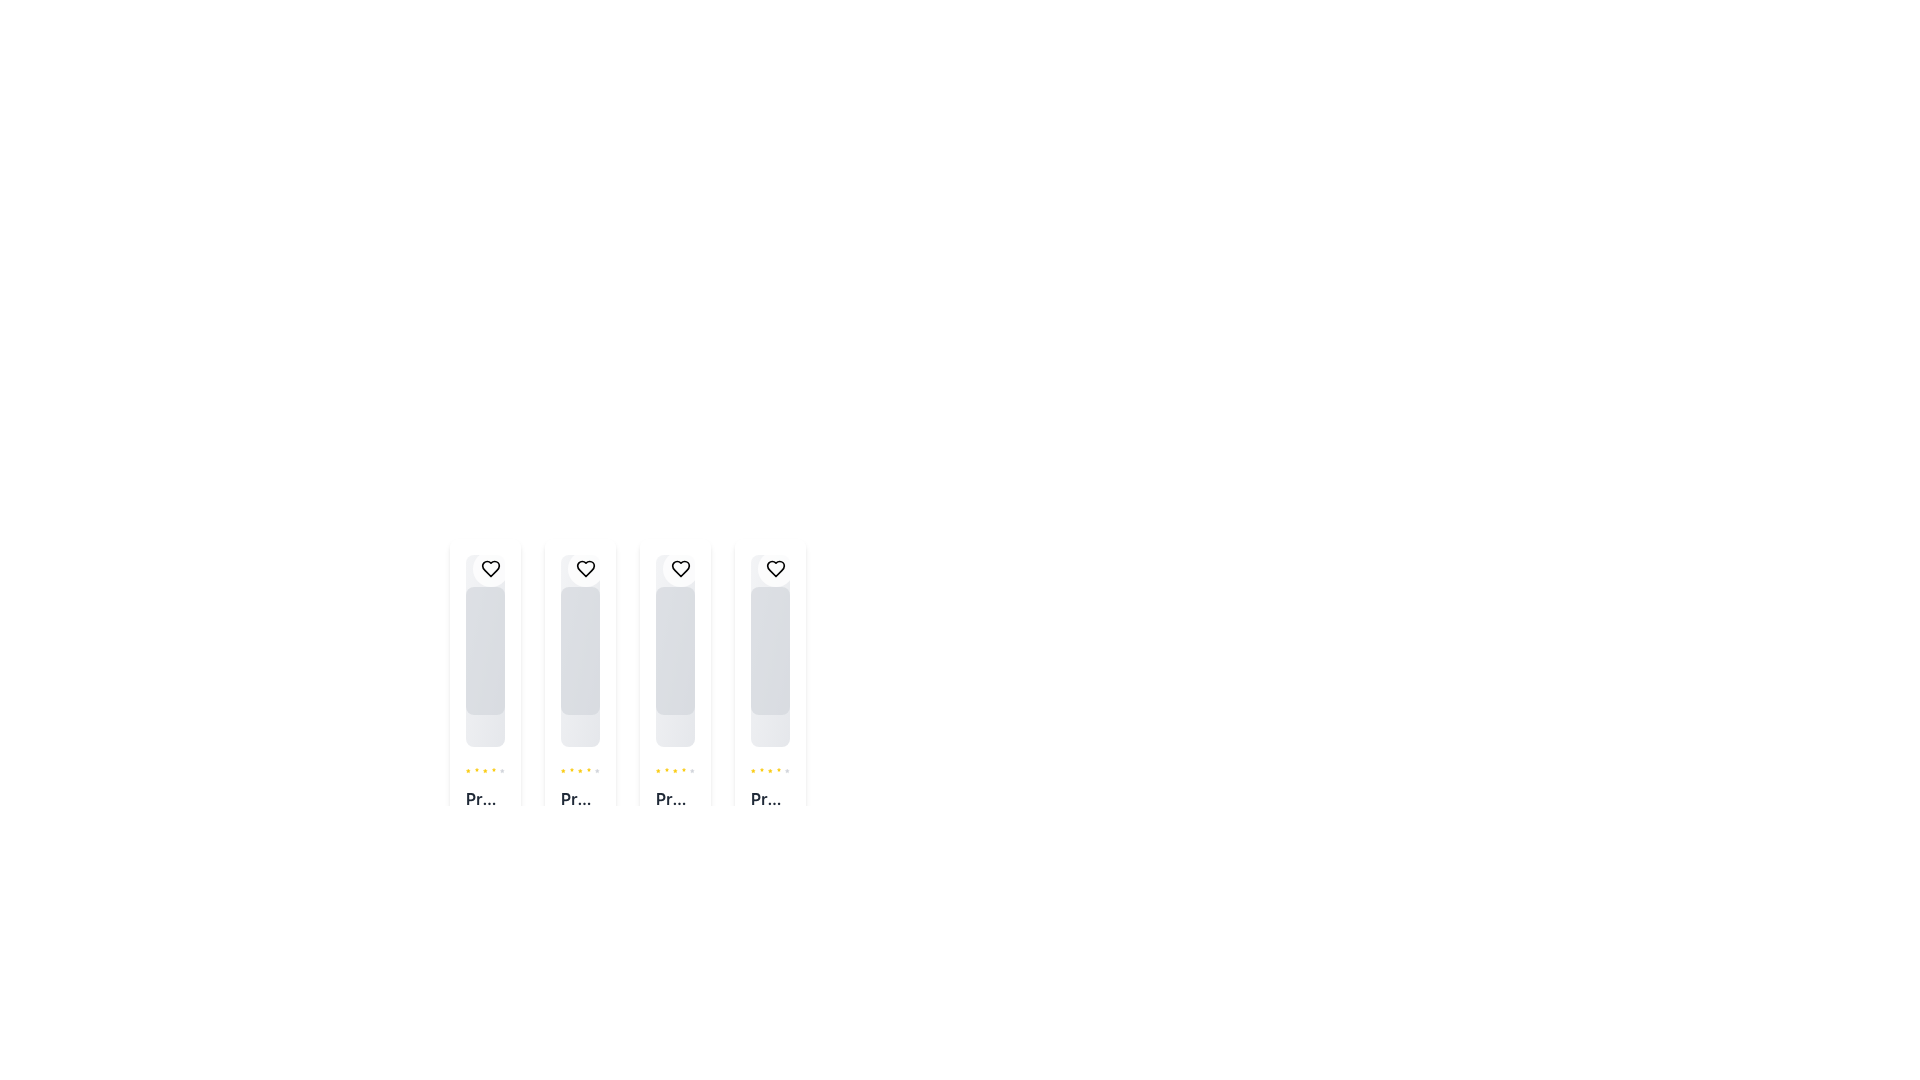  I want to click on the heart icon in the fourth product card, so click(775, 569).